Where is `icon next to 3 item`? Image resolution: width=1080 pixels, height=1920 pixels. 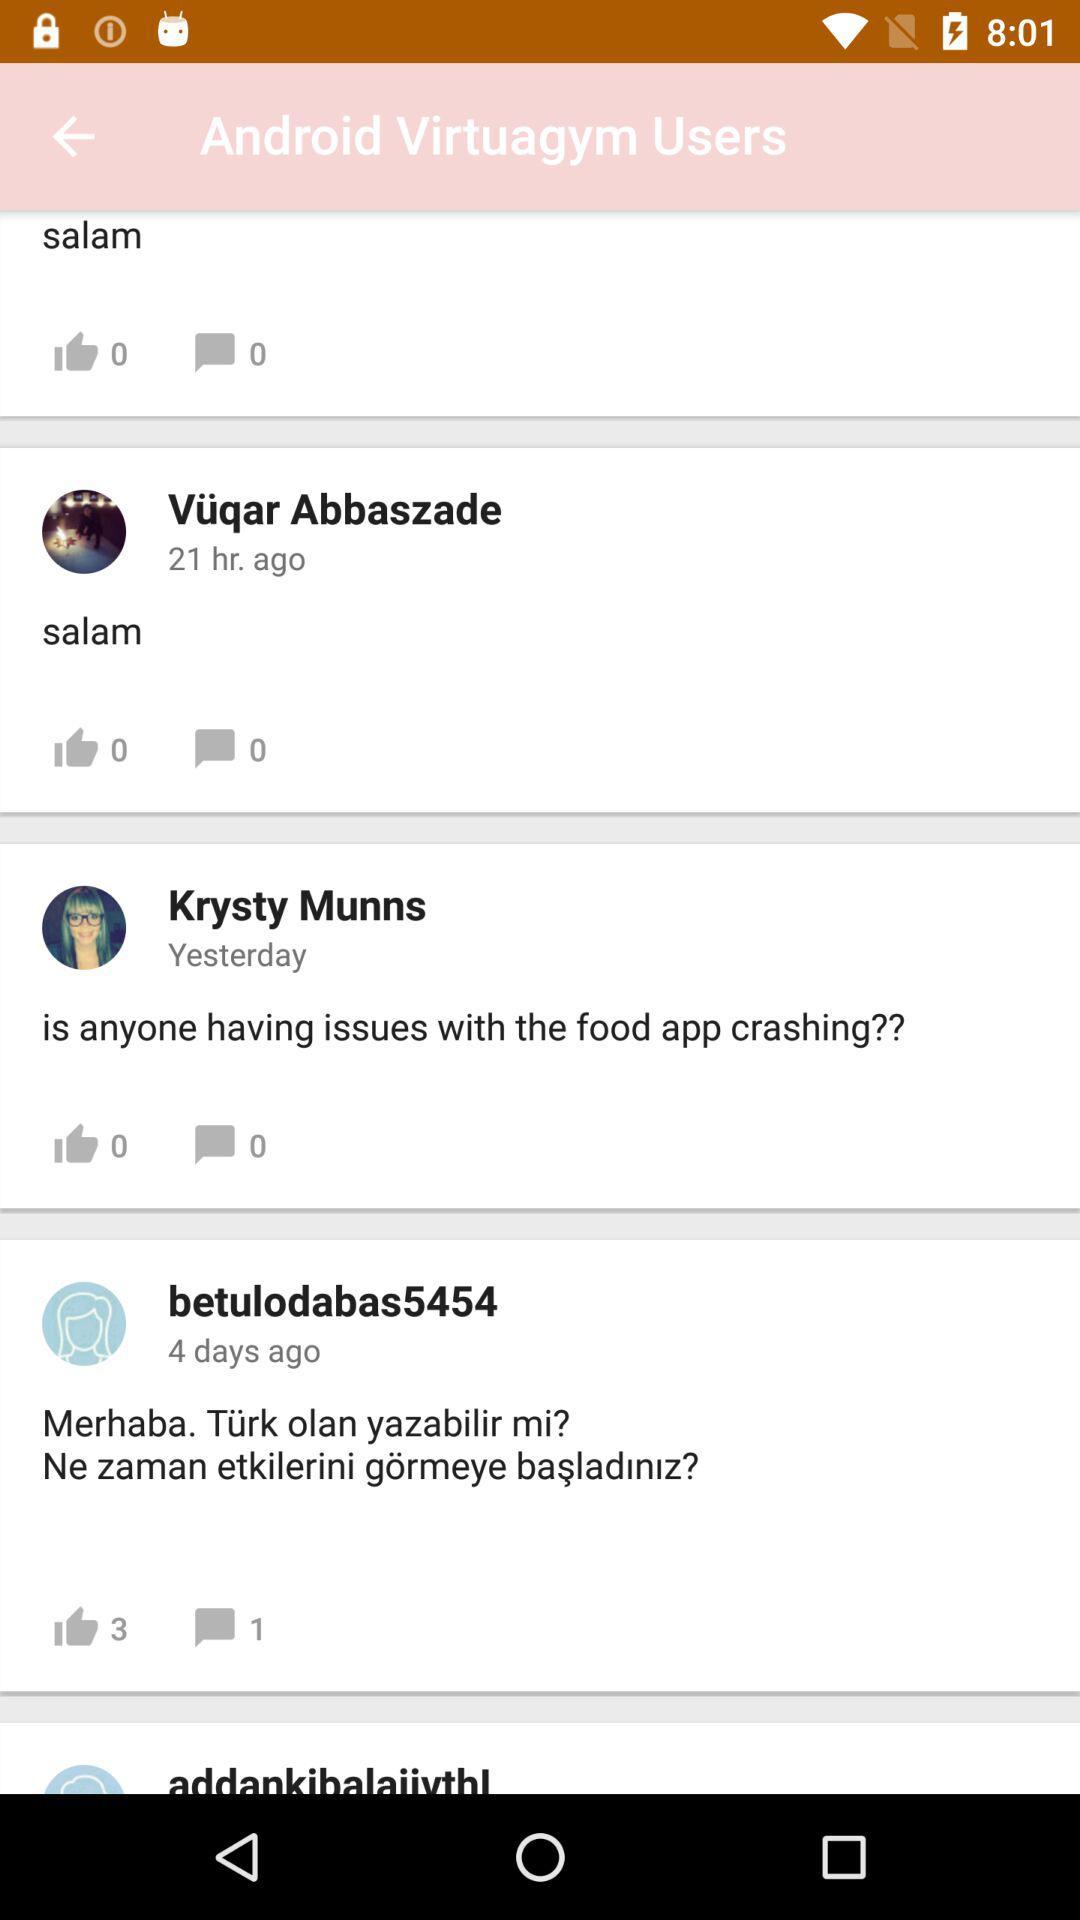 icon next to 3 item is located at coordinates (228, 1628).